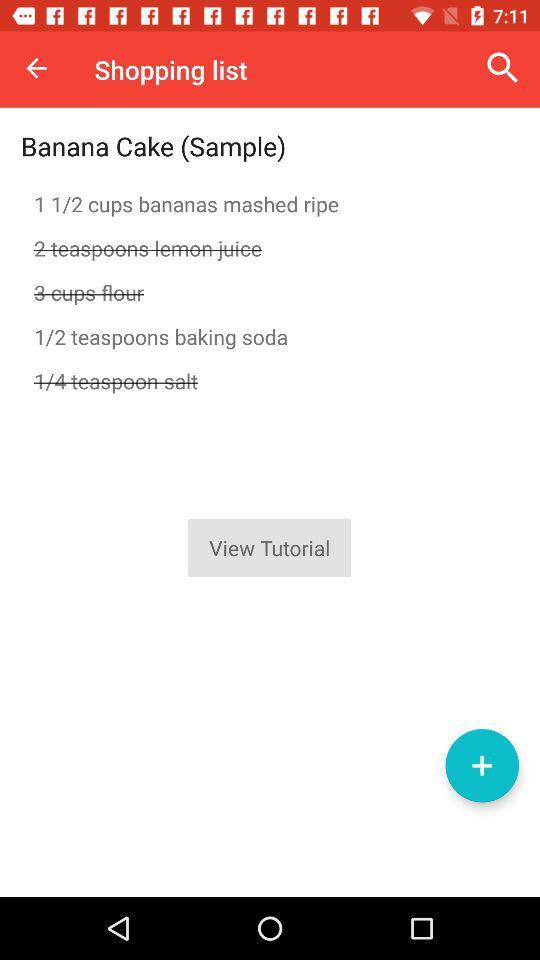 Image resolution: width=540 pixels, height=960 pixels. What do you see at coordinates (36, 68) in the screenshot?
I see `item to the left of shopping list` at bounding box center [36, 68].